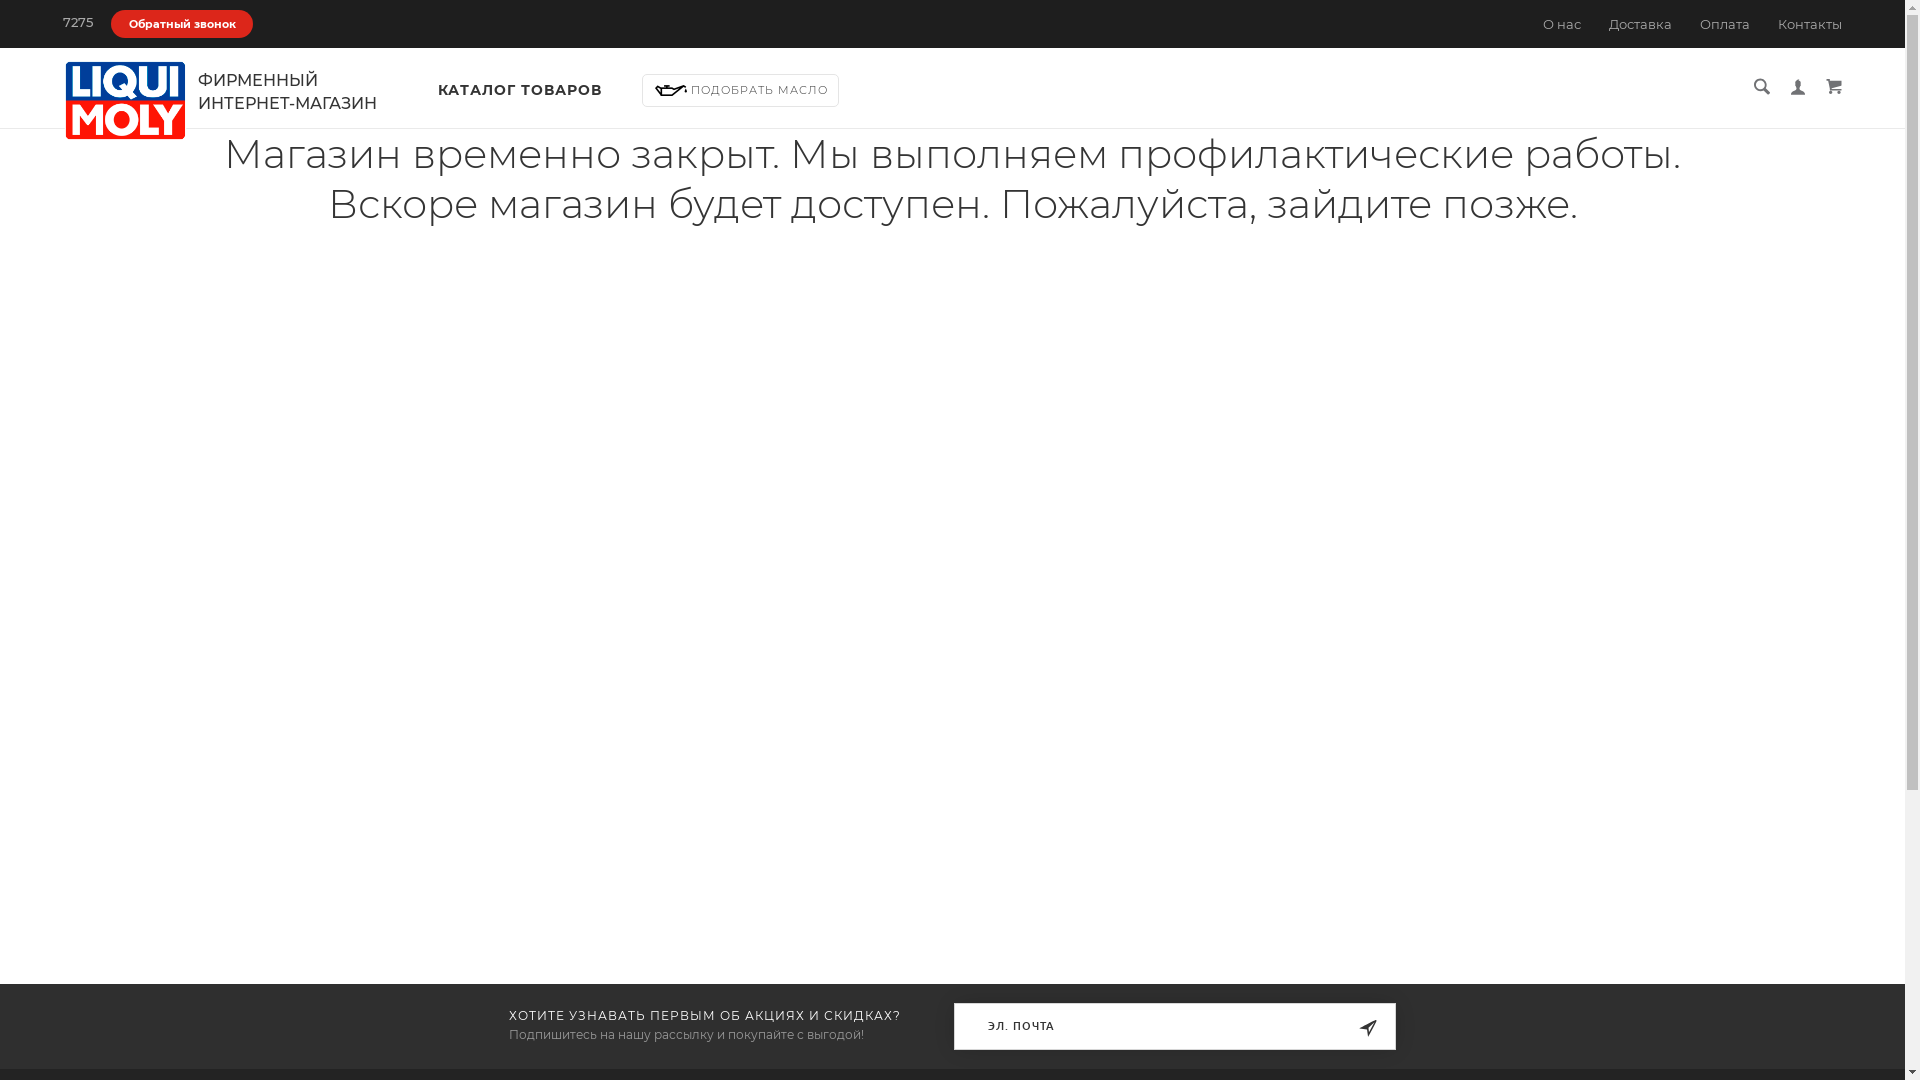  What do you see at coordinates (62, 22) in the screenshot?
I see `'7275'` at bounding box center [62, 22].